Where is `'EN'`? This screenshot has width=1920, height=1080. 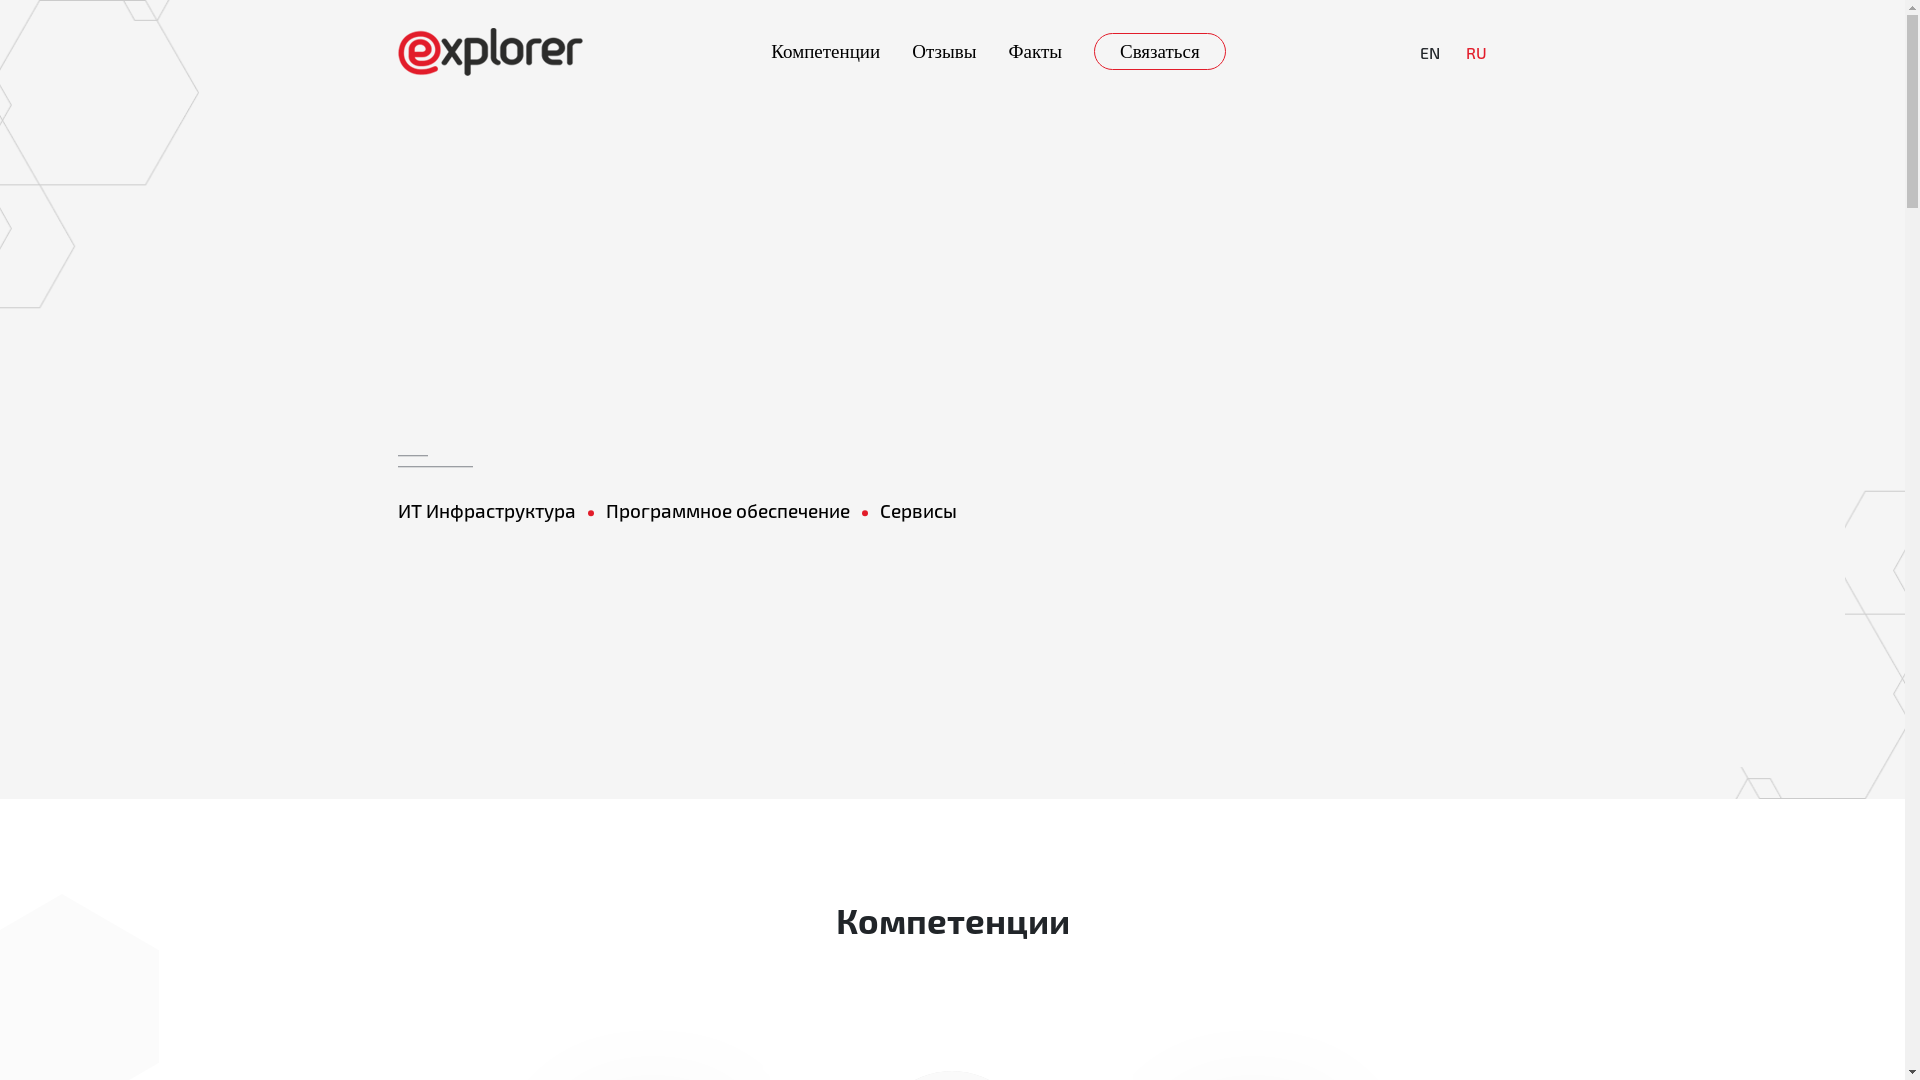
'EN' is located at coordinates (1428, 50).